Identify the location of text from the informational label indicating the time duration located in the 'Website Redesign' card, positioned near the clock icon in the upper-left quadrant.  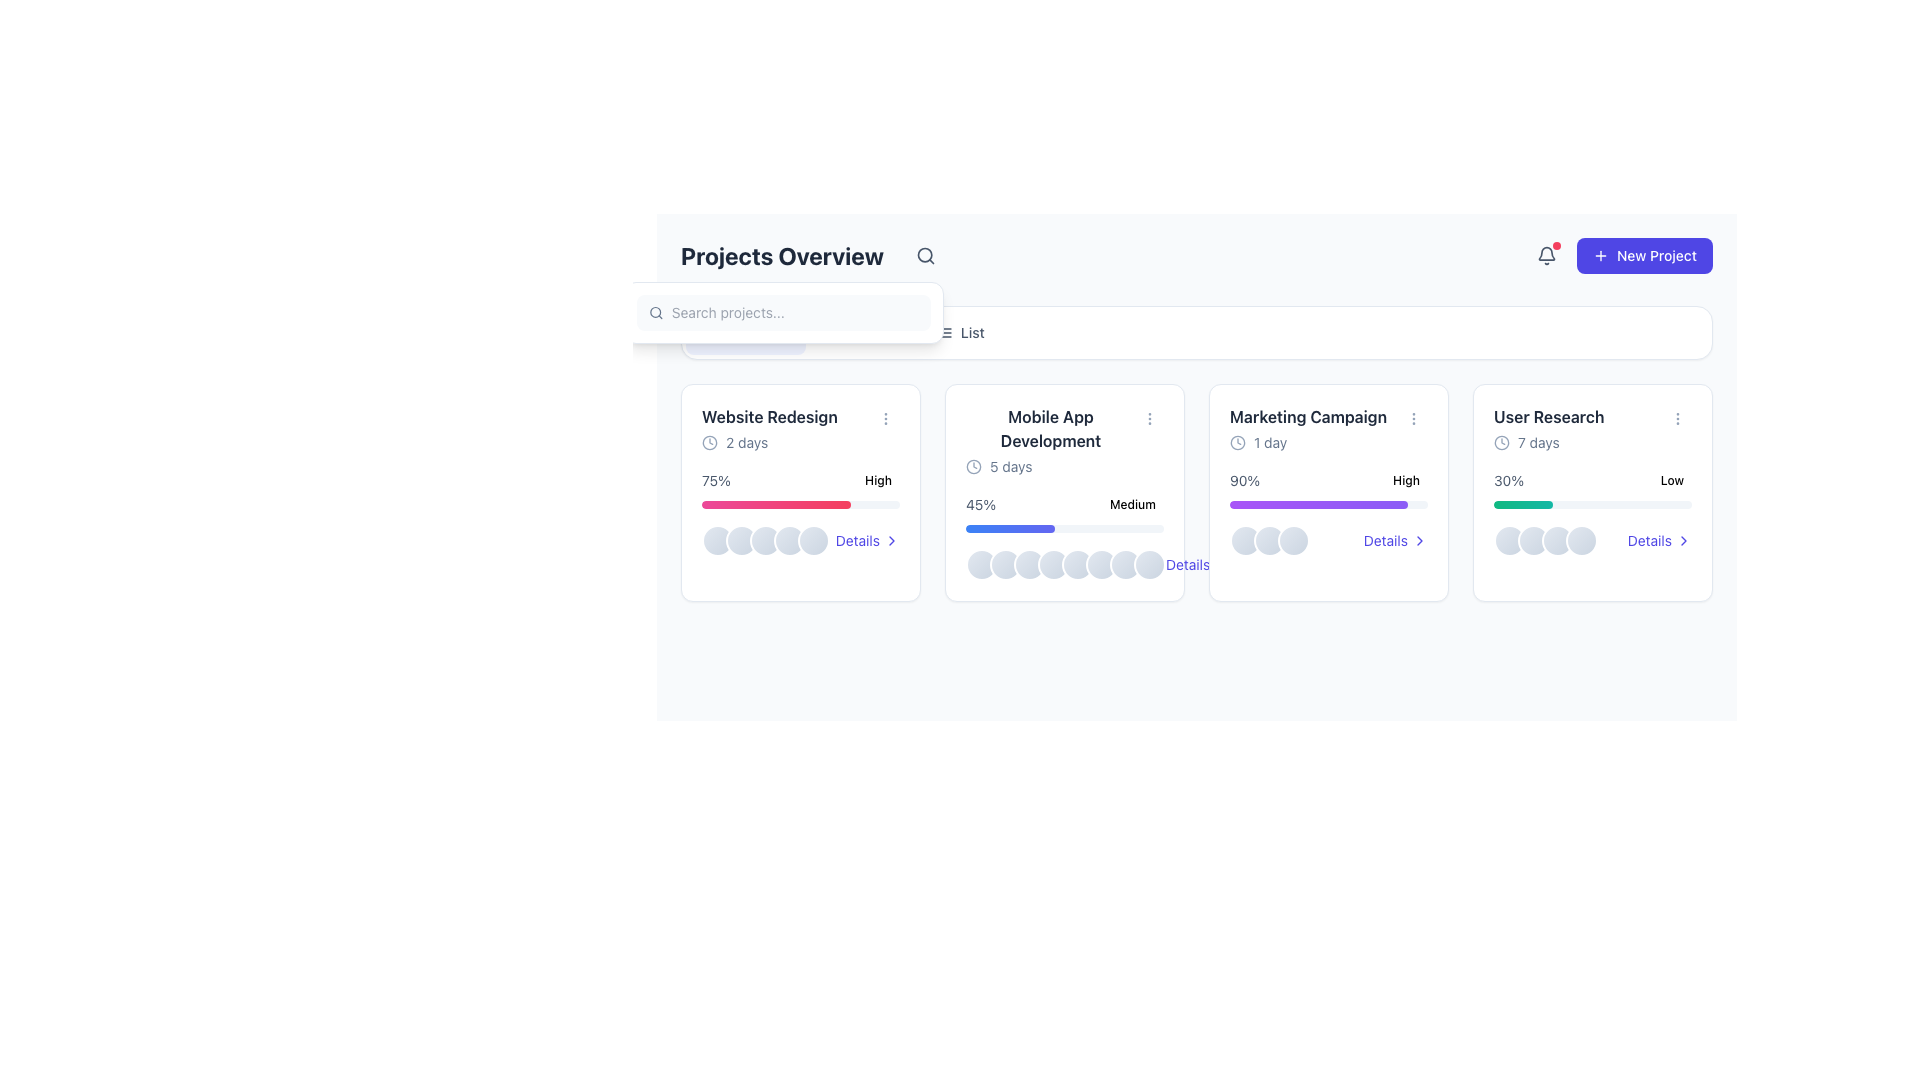
(746, 442).